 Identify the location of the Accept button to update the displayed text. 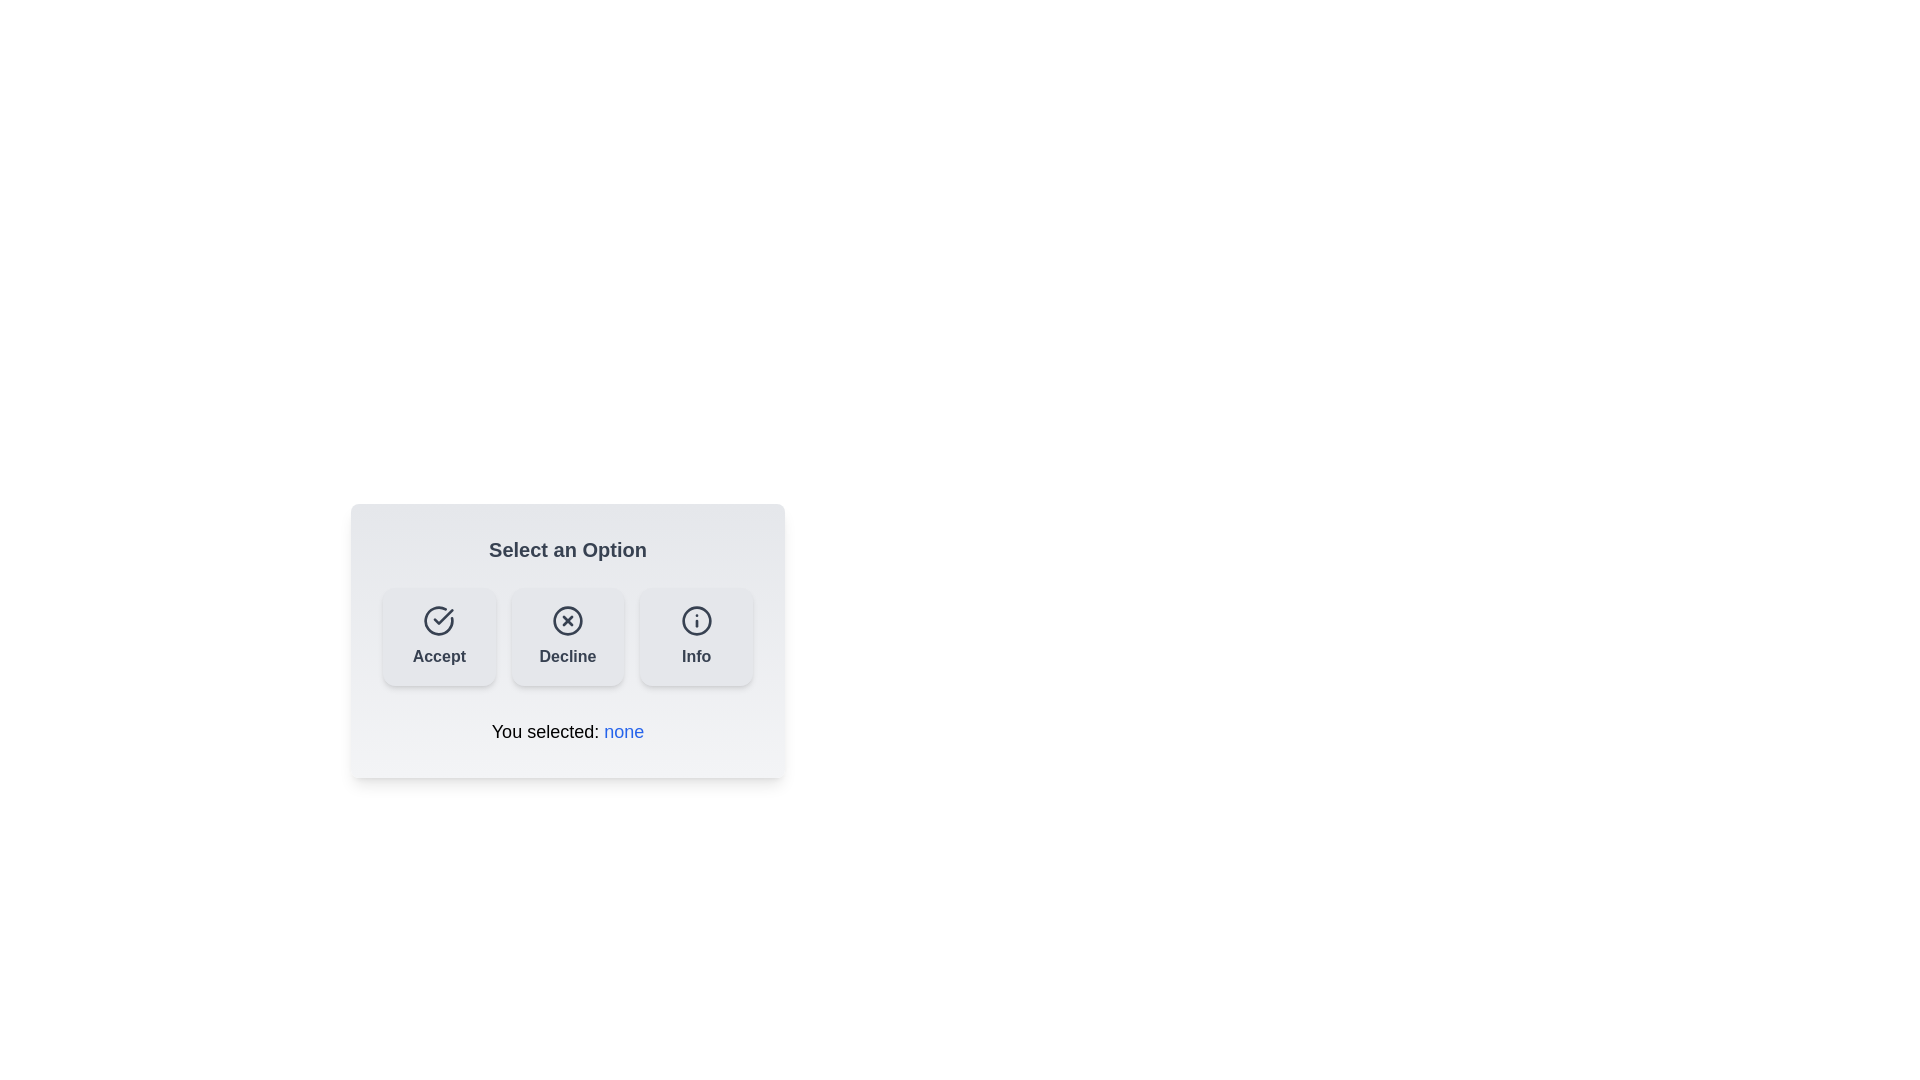
(438, 636).